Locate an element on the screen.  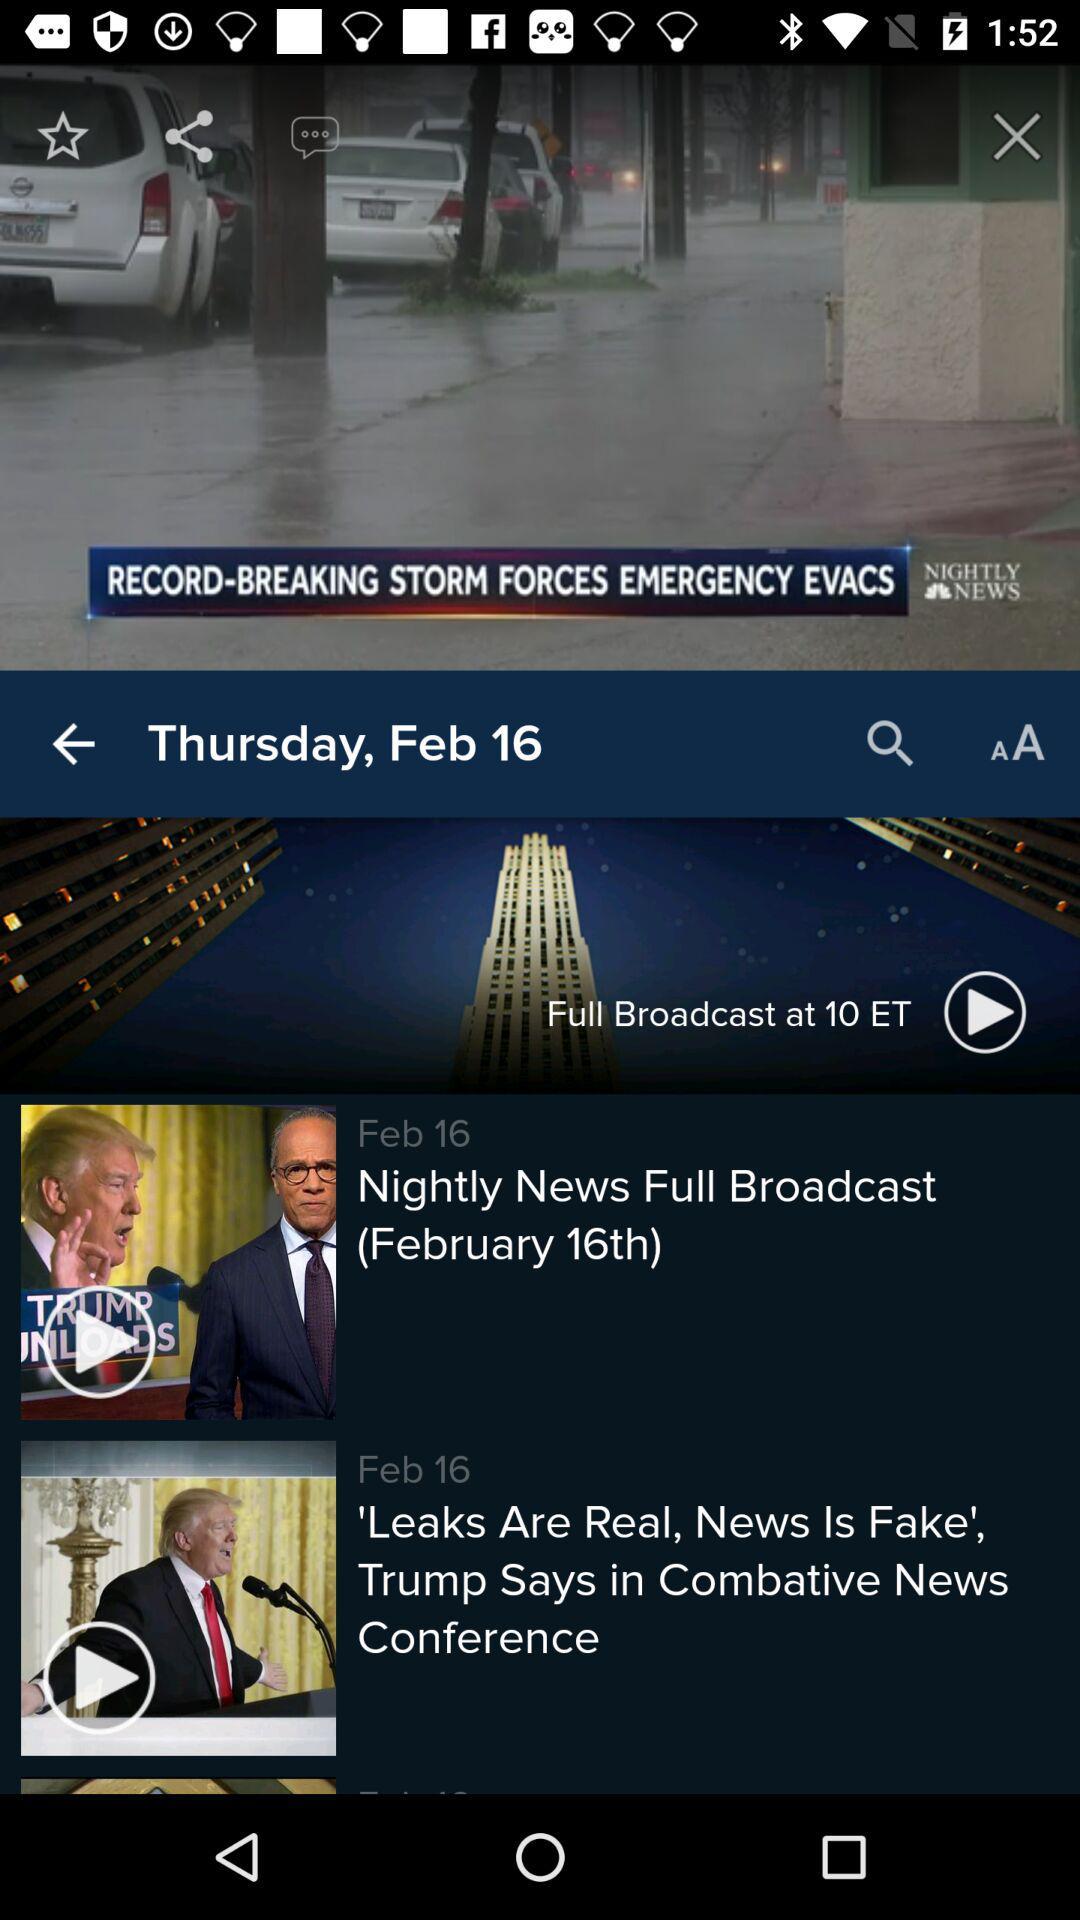
bookmark story is located at coordinates (61, 135).